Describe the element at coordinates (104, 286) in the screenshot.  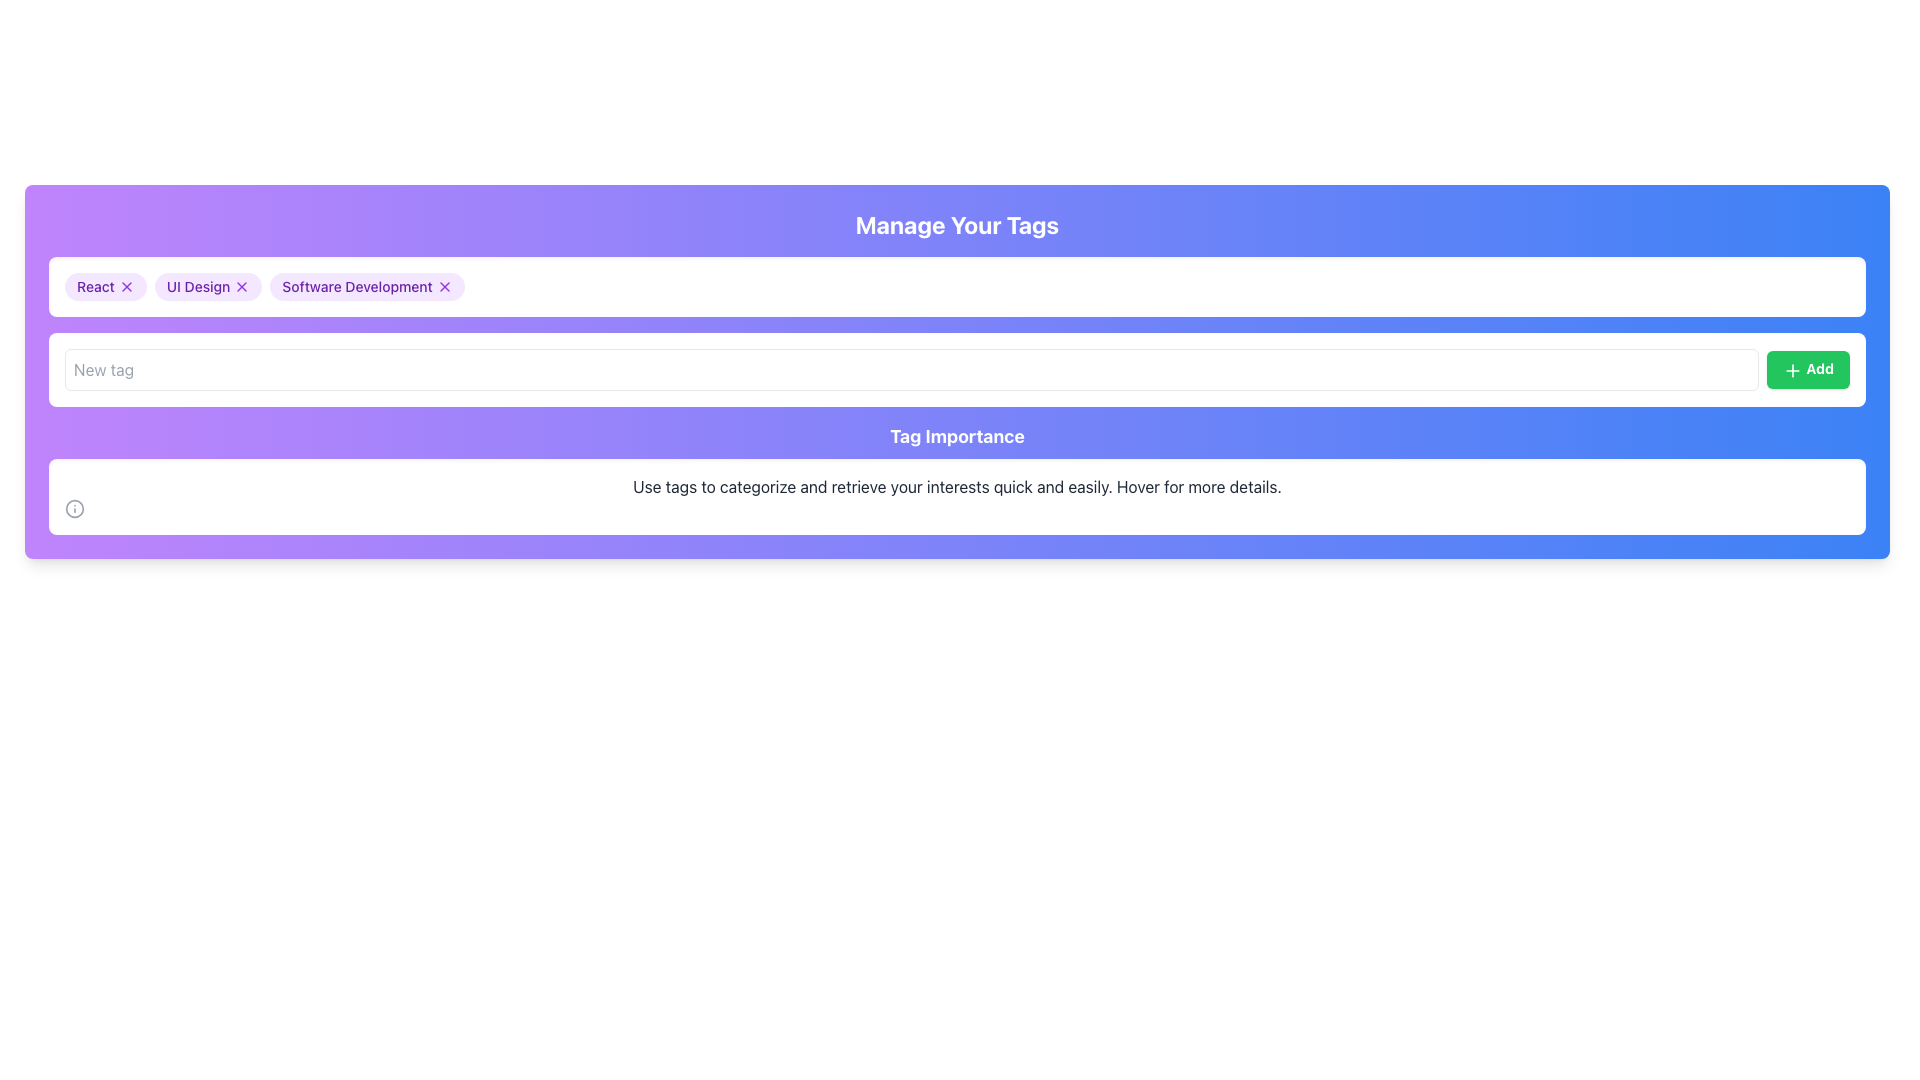
I see `the 'X' icon on the light purple 'React' tag` at that location.